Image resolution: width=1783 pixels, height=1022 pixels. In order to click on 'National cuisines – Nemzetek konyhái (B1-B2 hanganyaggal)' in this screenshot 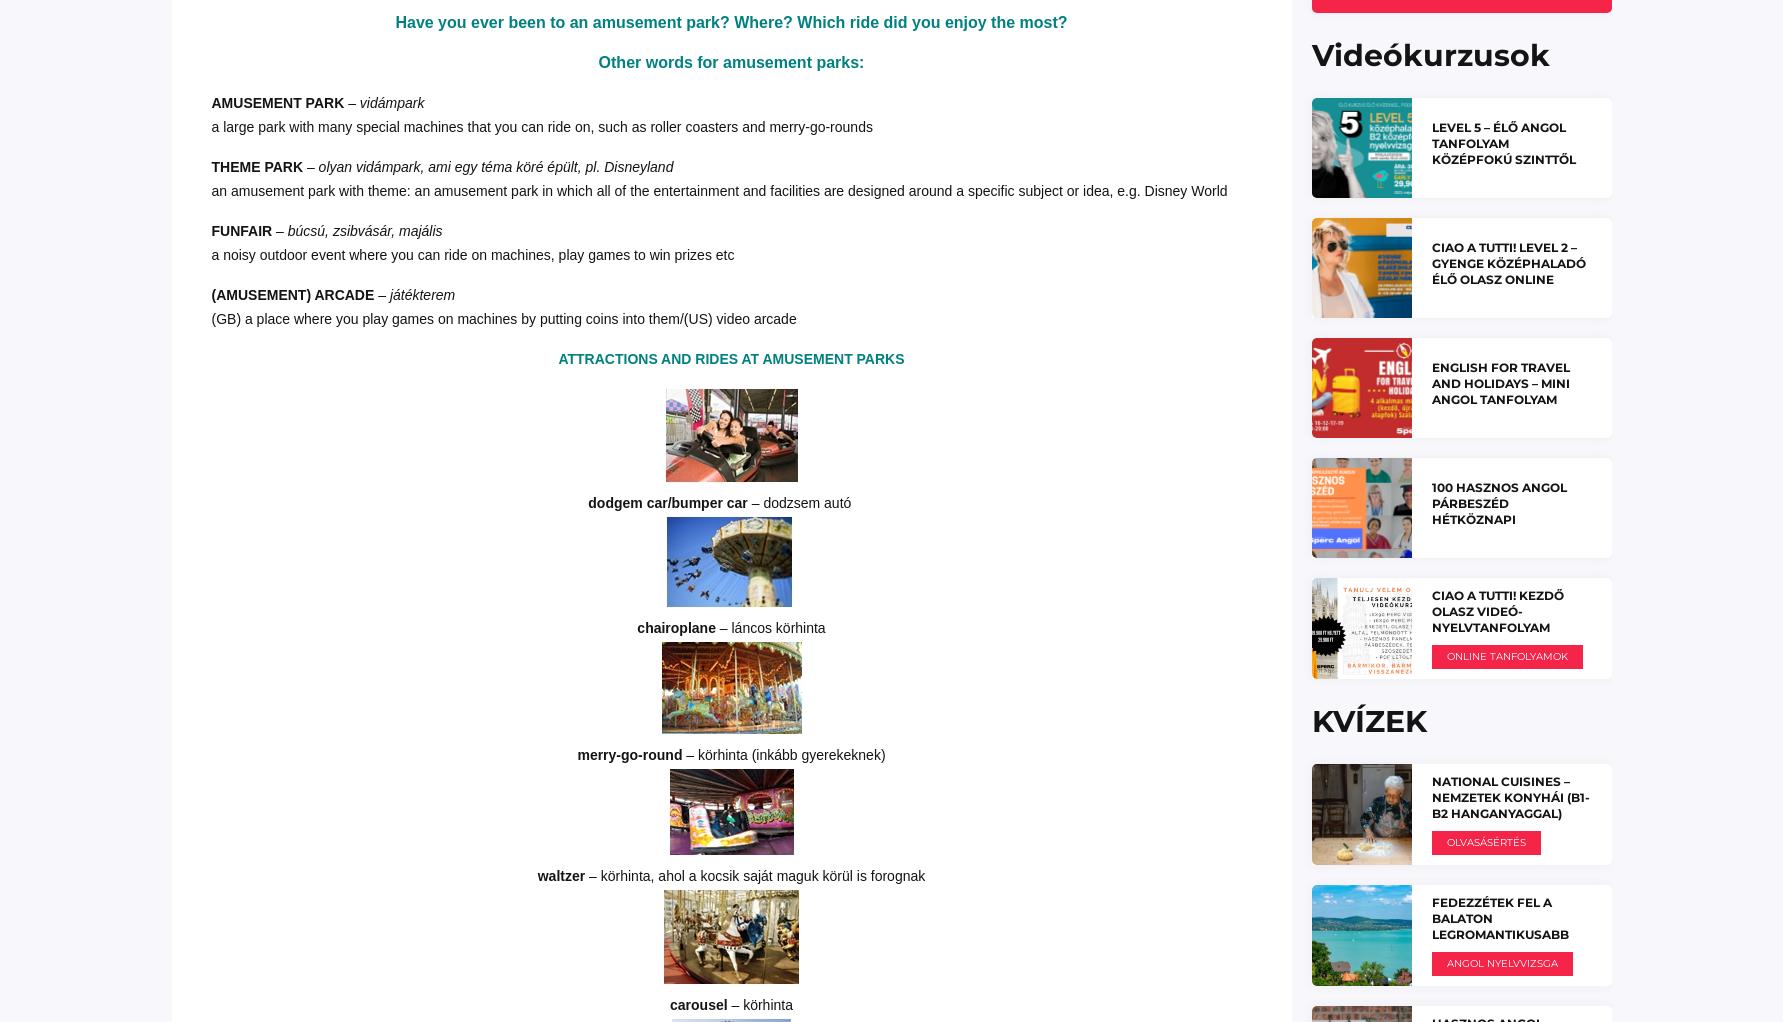, I will do `click(1509, 796)`.